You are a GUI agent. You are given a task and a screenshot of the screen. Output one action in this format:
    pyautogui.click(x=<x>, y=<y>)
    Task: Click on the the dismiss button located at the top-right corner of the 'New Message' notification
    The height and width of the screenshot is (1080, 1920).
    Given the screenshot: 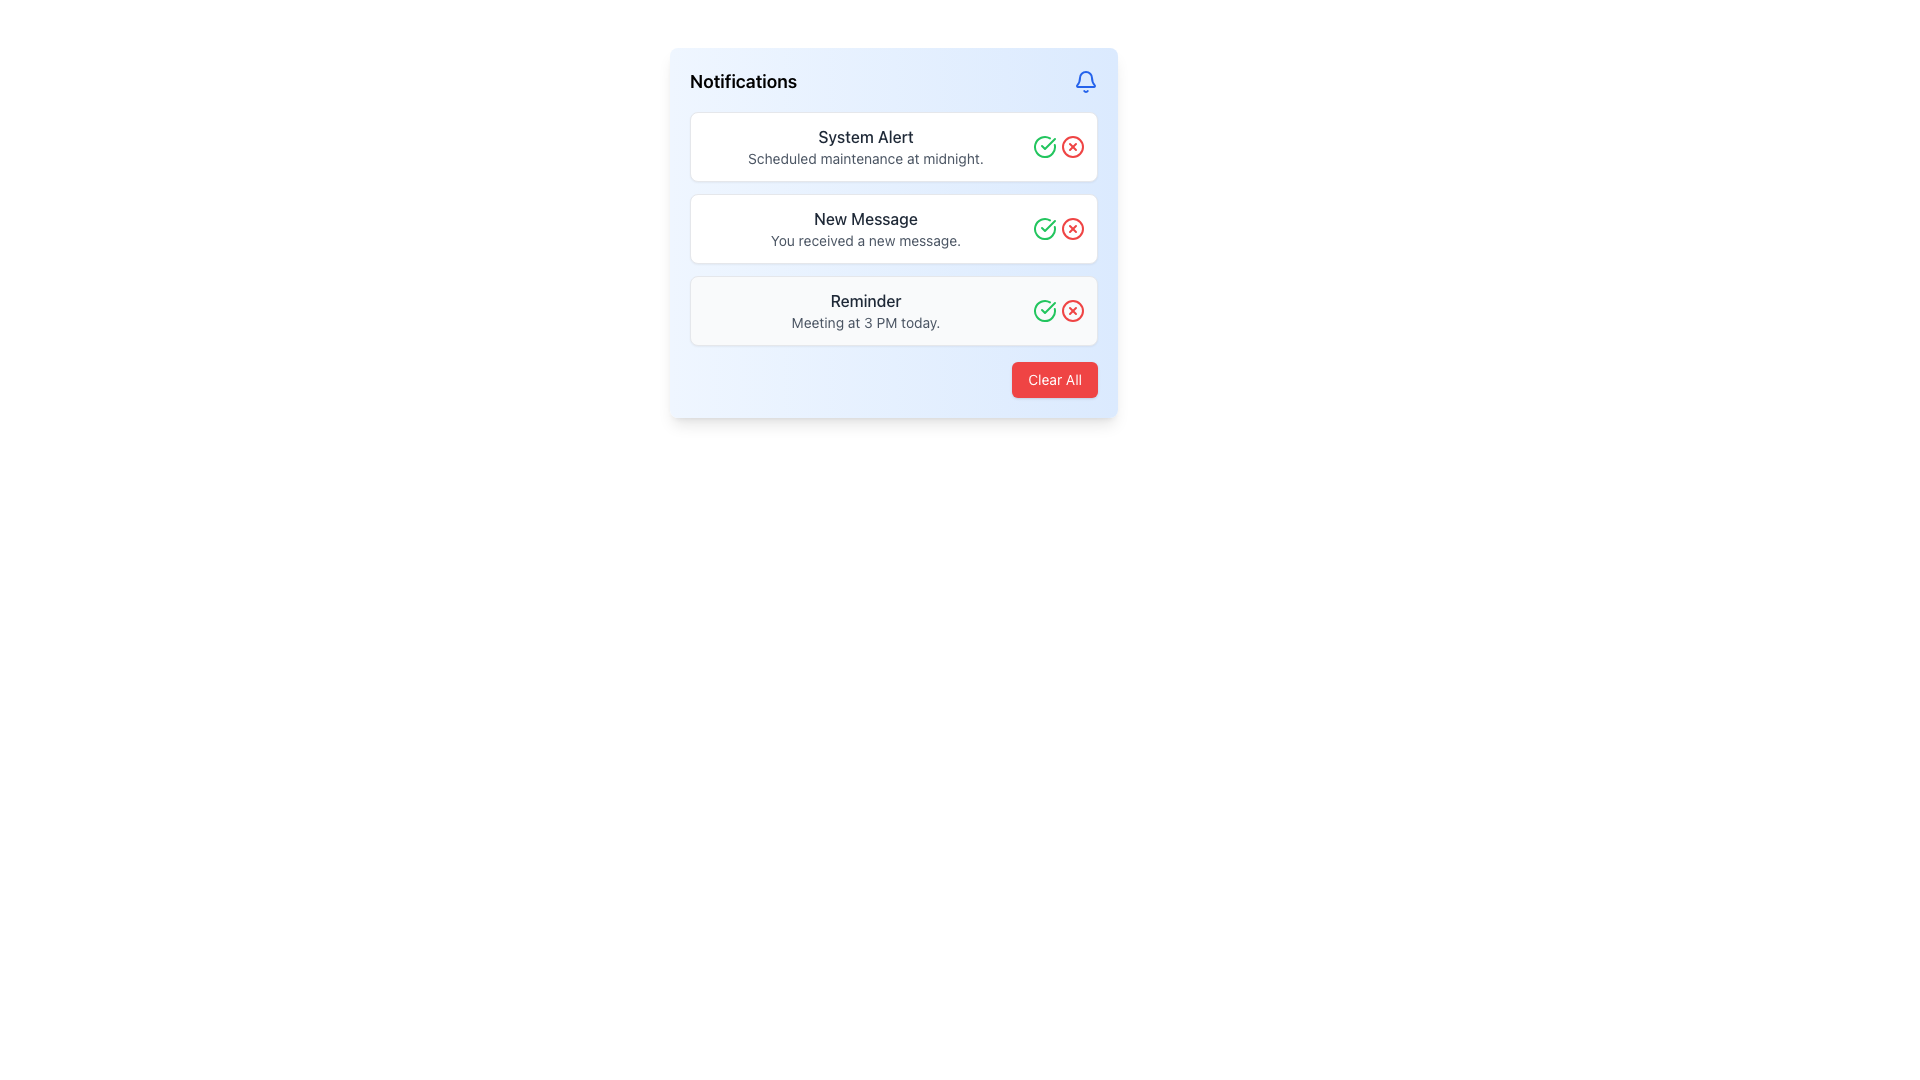 What is the action you would take?
    pyautogui.click(x=1072, y=227)
    